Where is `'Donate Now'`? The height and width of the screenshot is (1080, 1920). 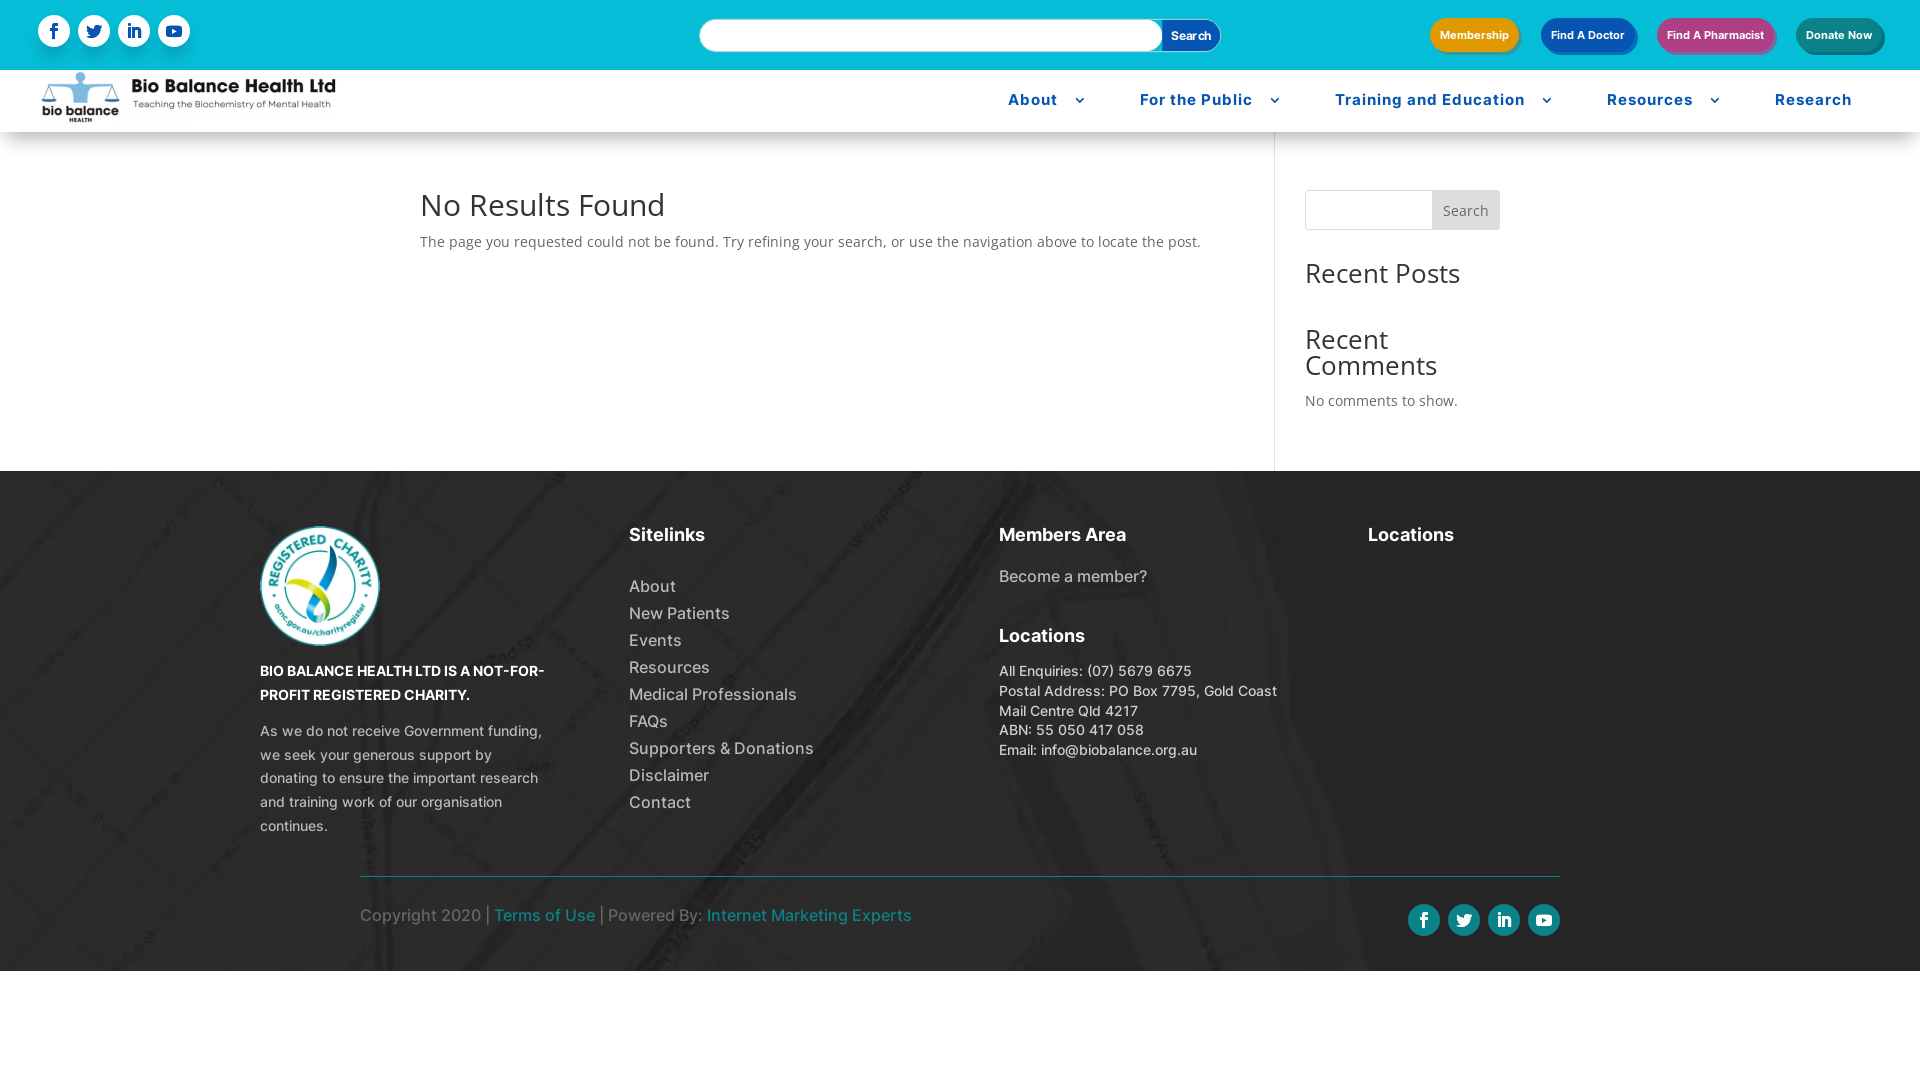 'Donate Now' is located at coordinates (1838, 38).